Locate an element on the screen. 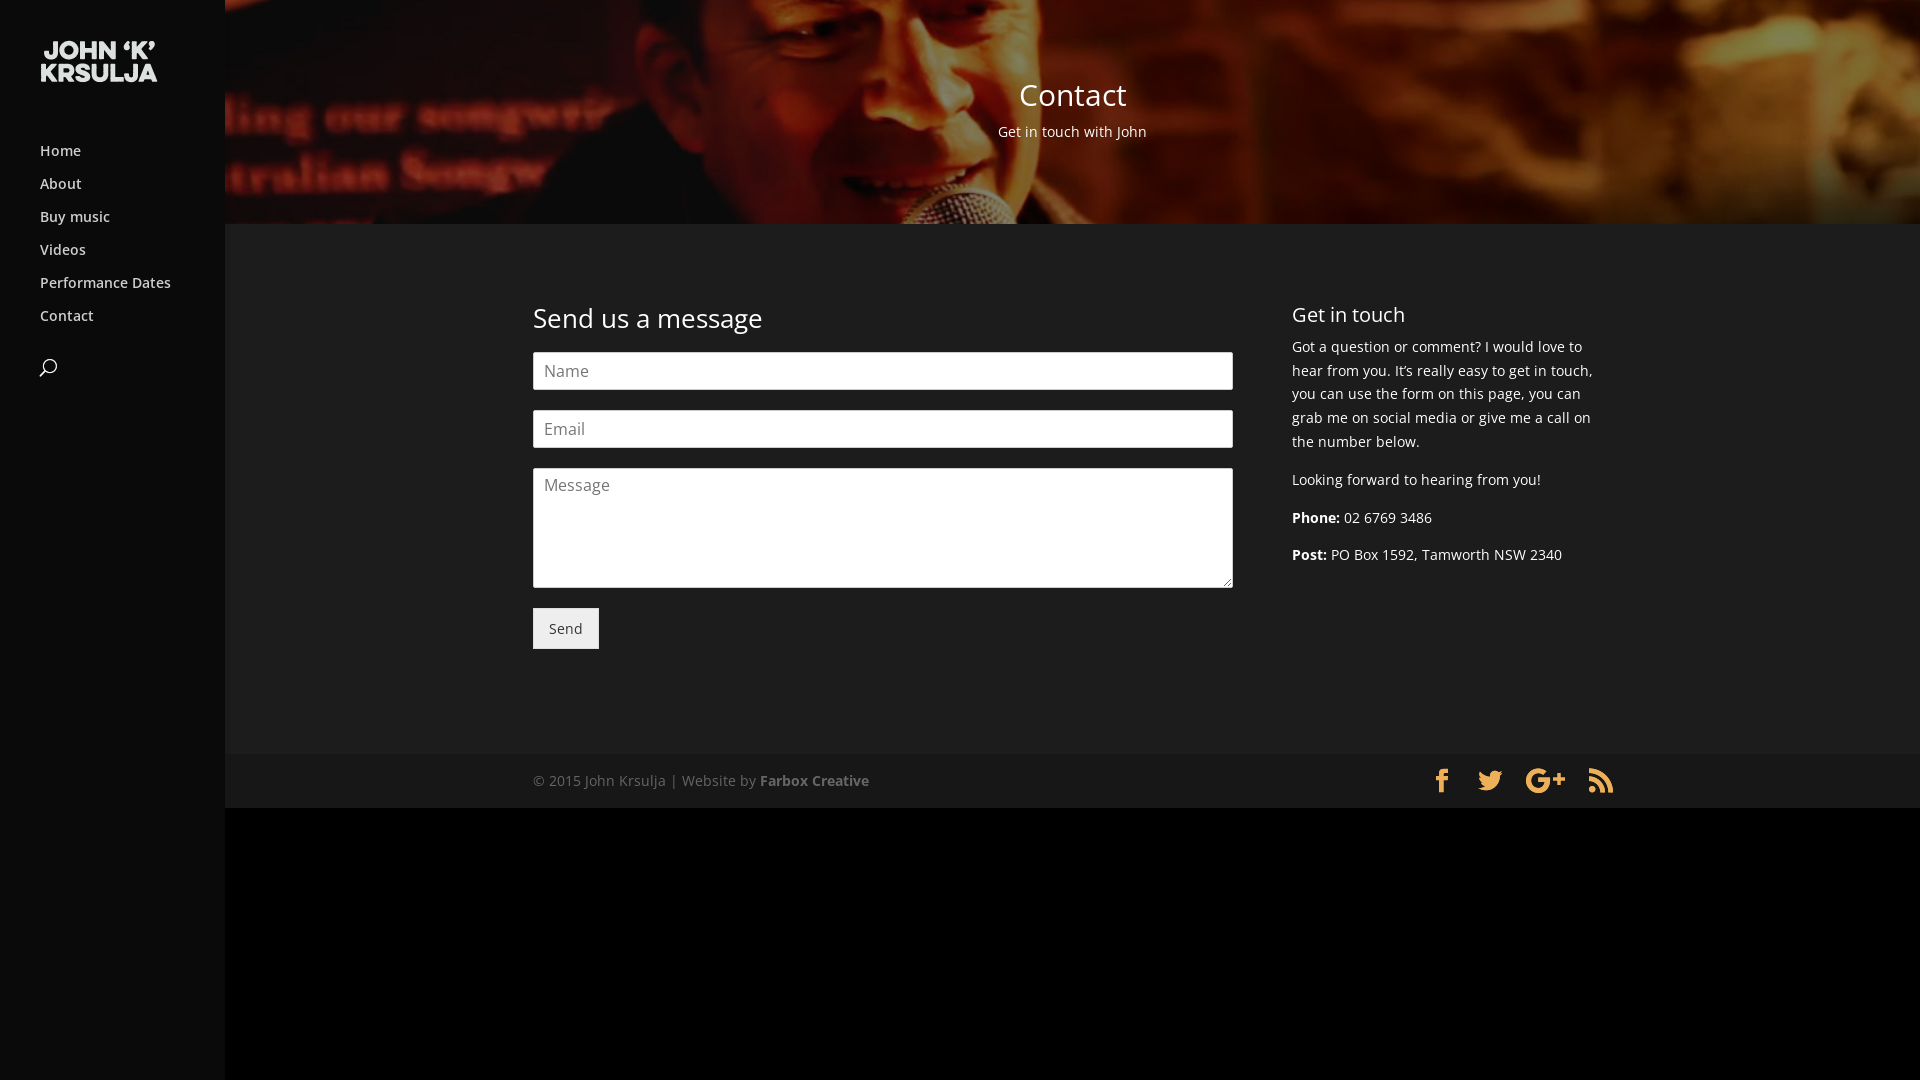  'Performance Dates' is located at coordinates (39, 292).